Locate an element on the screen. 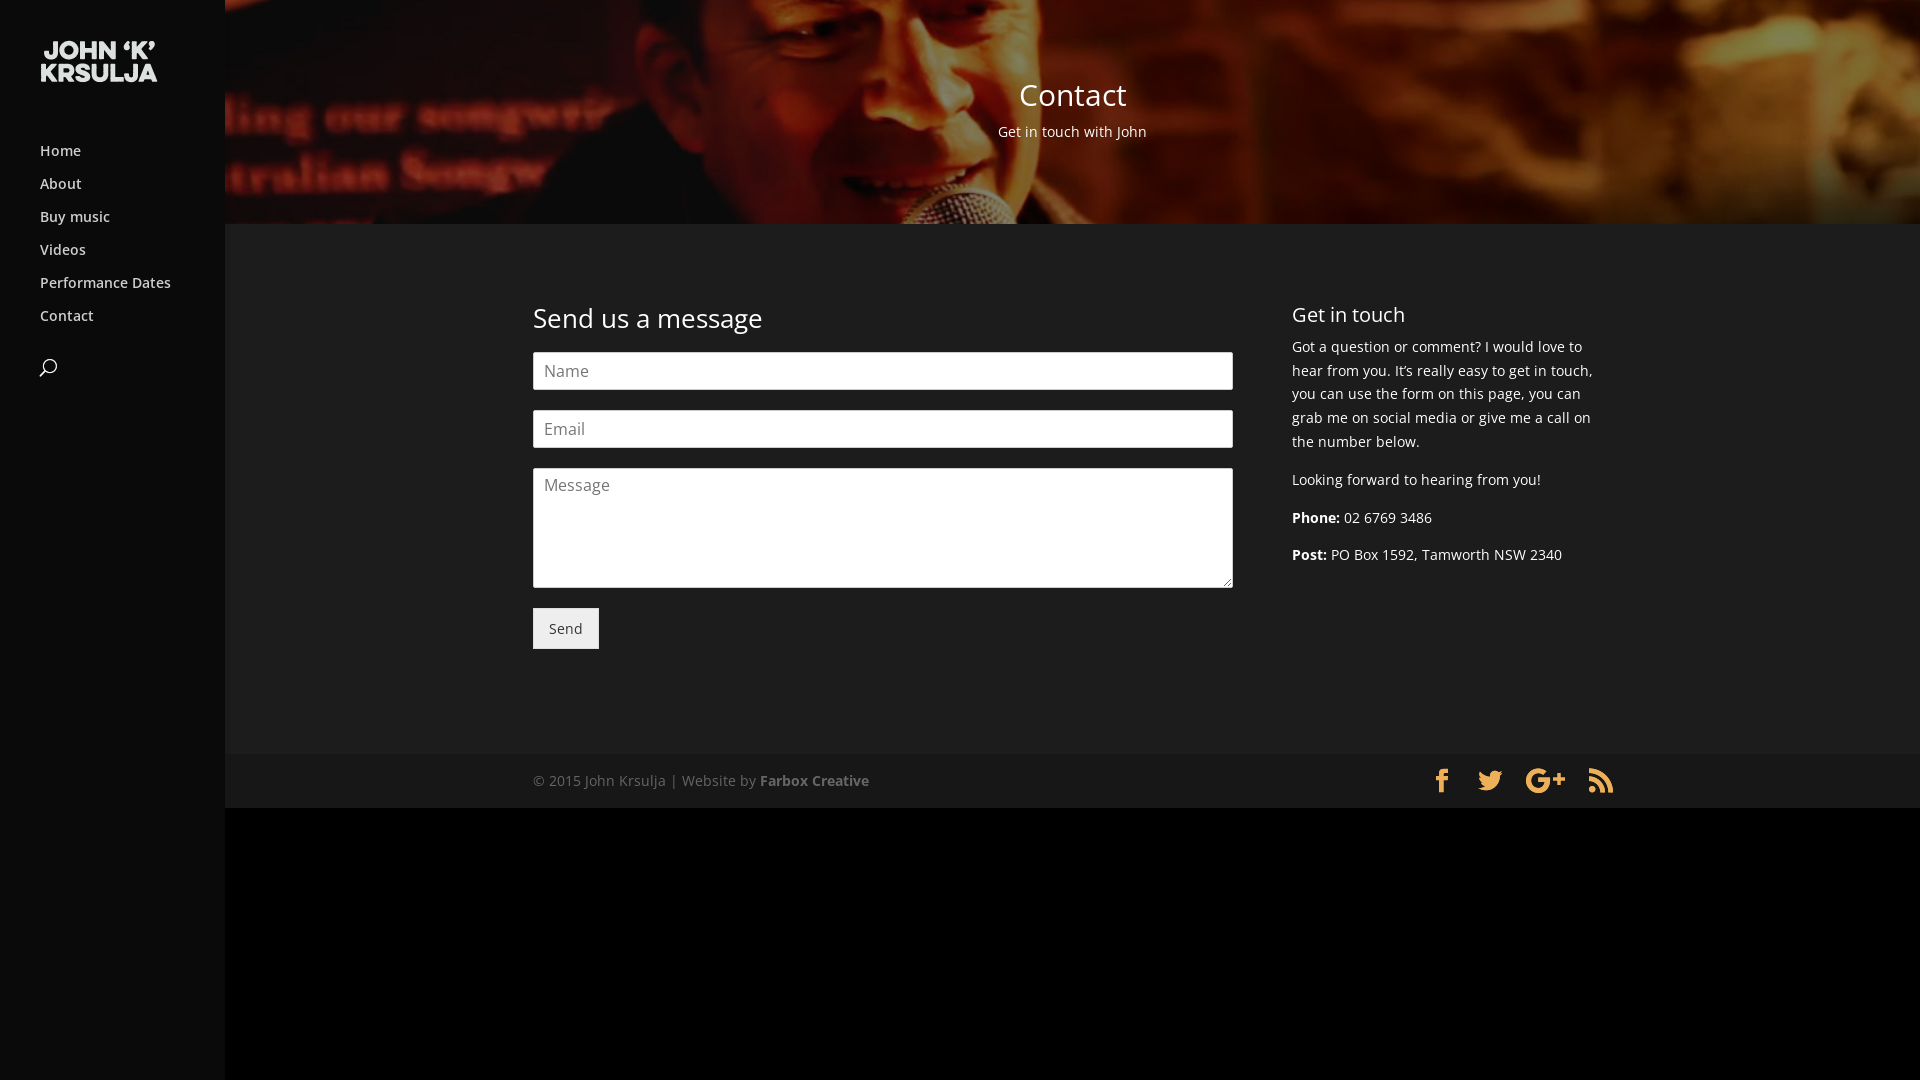  'Performance Dates' is located at coordinates (39, 292).